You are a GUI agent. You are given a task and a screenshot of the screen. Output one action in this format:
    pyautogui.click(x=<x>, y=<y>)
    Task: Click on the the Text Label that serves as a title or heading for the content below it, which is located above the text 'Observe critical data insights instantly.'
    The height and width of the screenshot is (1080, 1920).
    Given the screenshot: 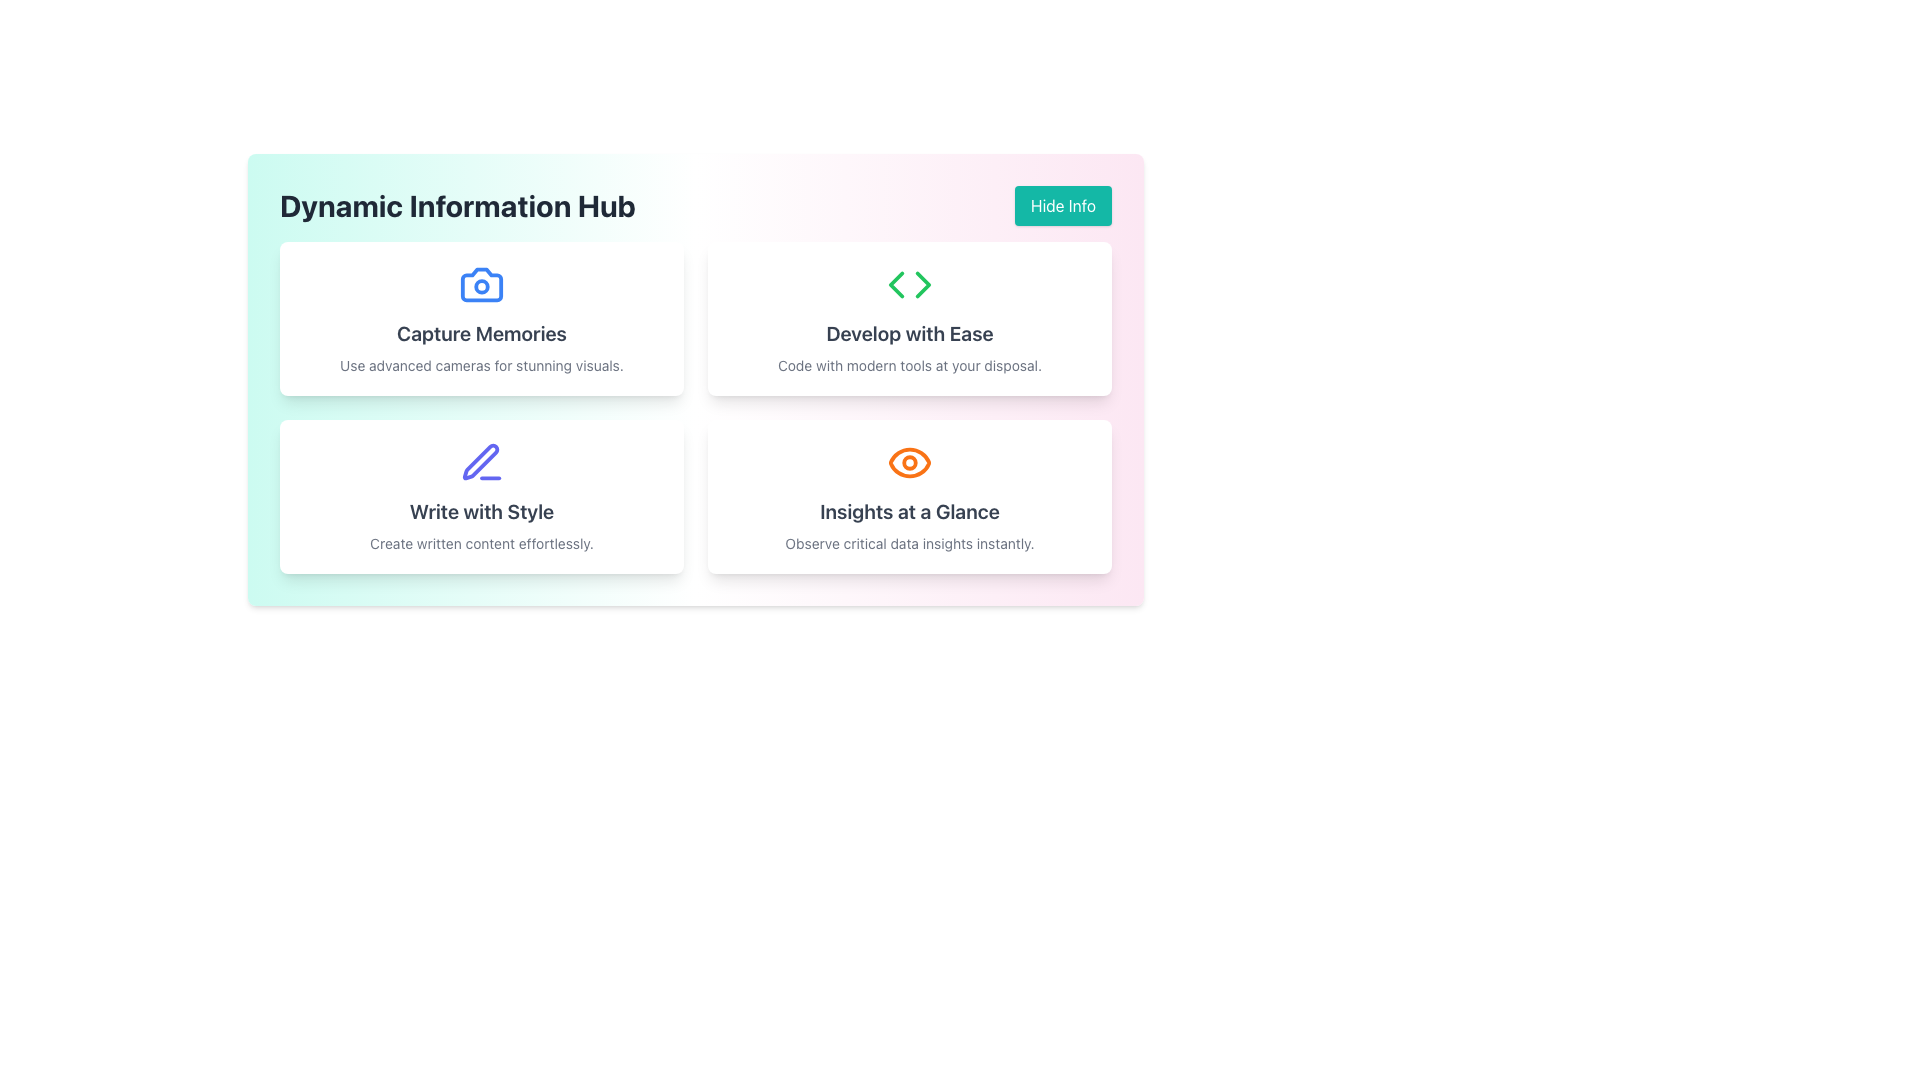 What is the action you would take?
    pyautogui.click(x=909, y=511)
    